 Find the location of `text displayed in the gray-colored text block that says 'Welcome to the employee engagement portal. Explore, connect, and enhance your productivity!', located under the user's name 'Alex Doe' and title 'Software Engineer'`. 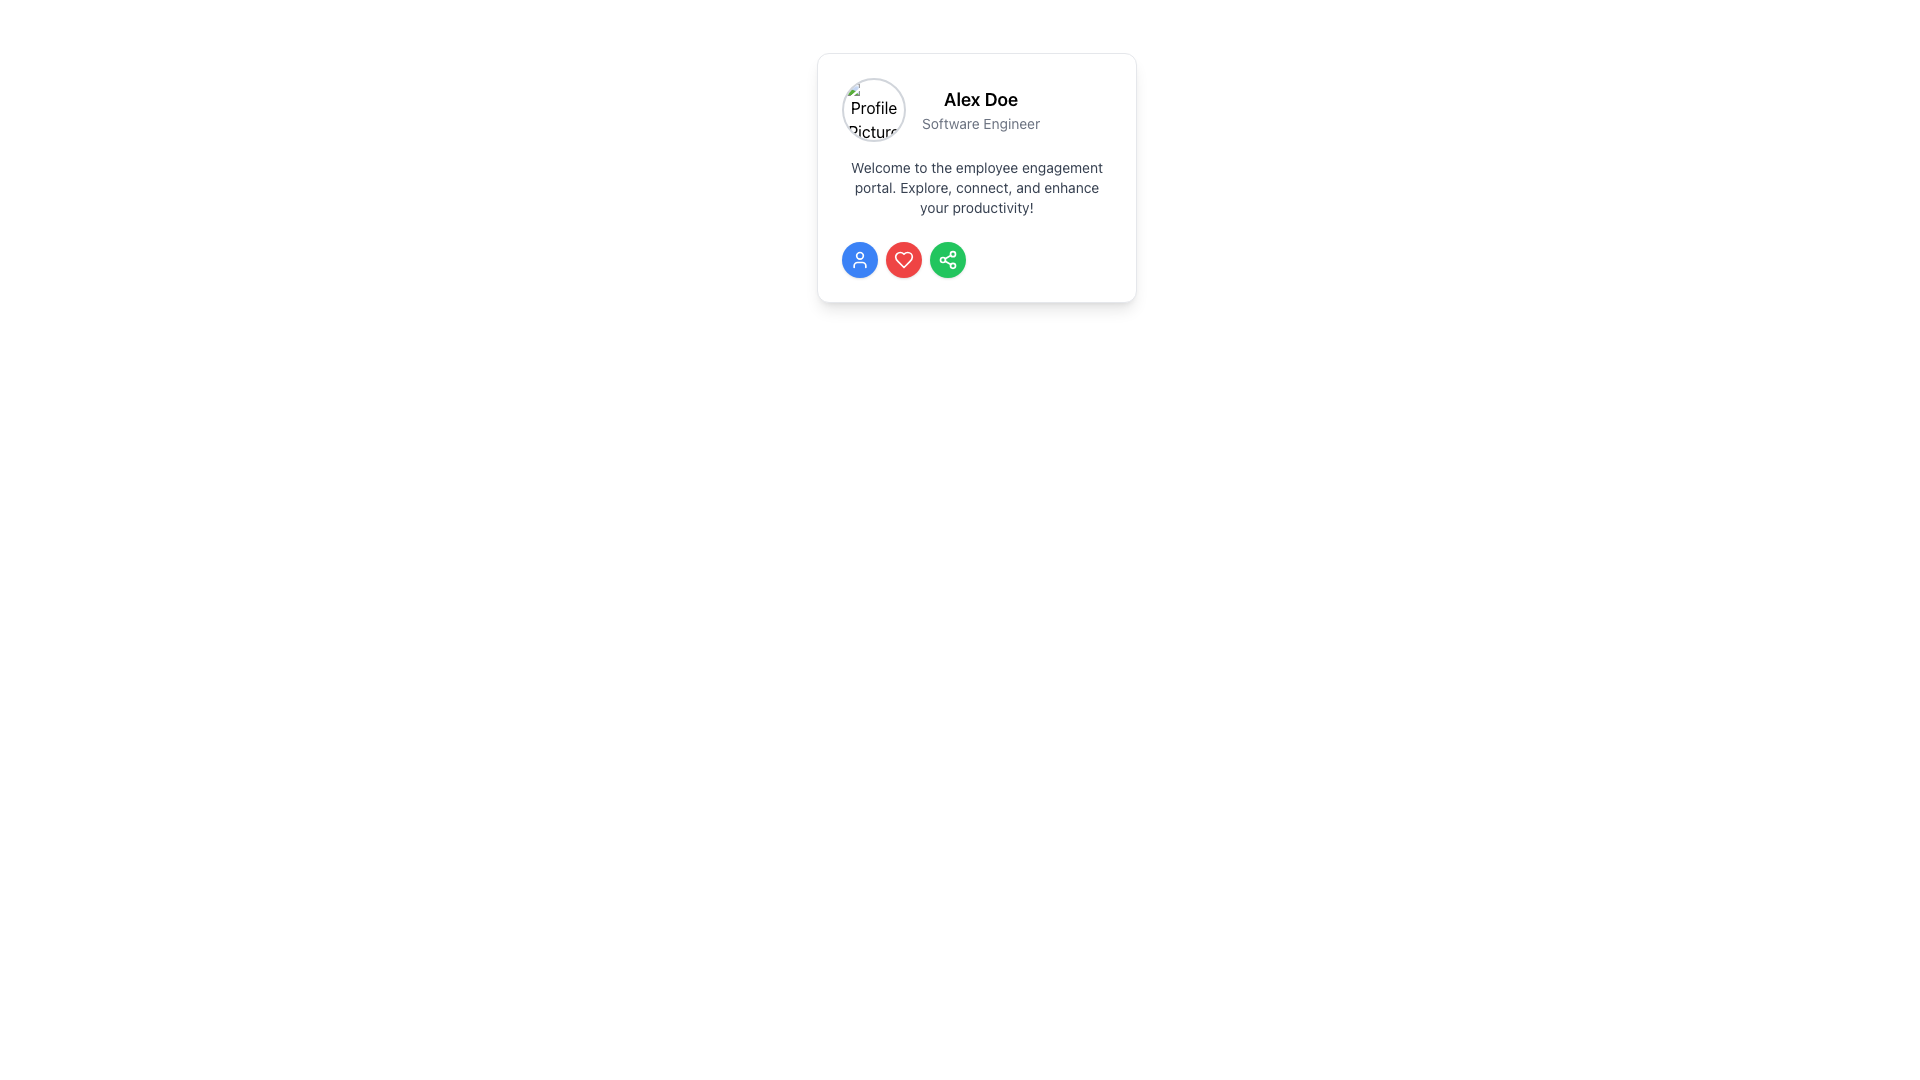

text displayed in the gray-colored text block that says 'Welcome to the employee engagement portal. Explore, connect, and enhance your productivity!', located under the user's name 'Alex Doe' and title 'Software Engineer' is located at coordinates (977, 188).